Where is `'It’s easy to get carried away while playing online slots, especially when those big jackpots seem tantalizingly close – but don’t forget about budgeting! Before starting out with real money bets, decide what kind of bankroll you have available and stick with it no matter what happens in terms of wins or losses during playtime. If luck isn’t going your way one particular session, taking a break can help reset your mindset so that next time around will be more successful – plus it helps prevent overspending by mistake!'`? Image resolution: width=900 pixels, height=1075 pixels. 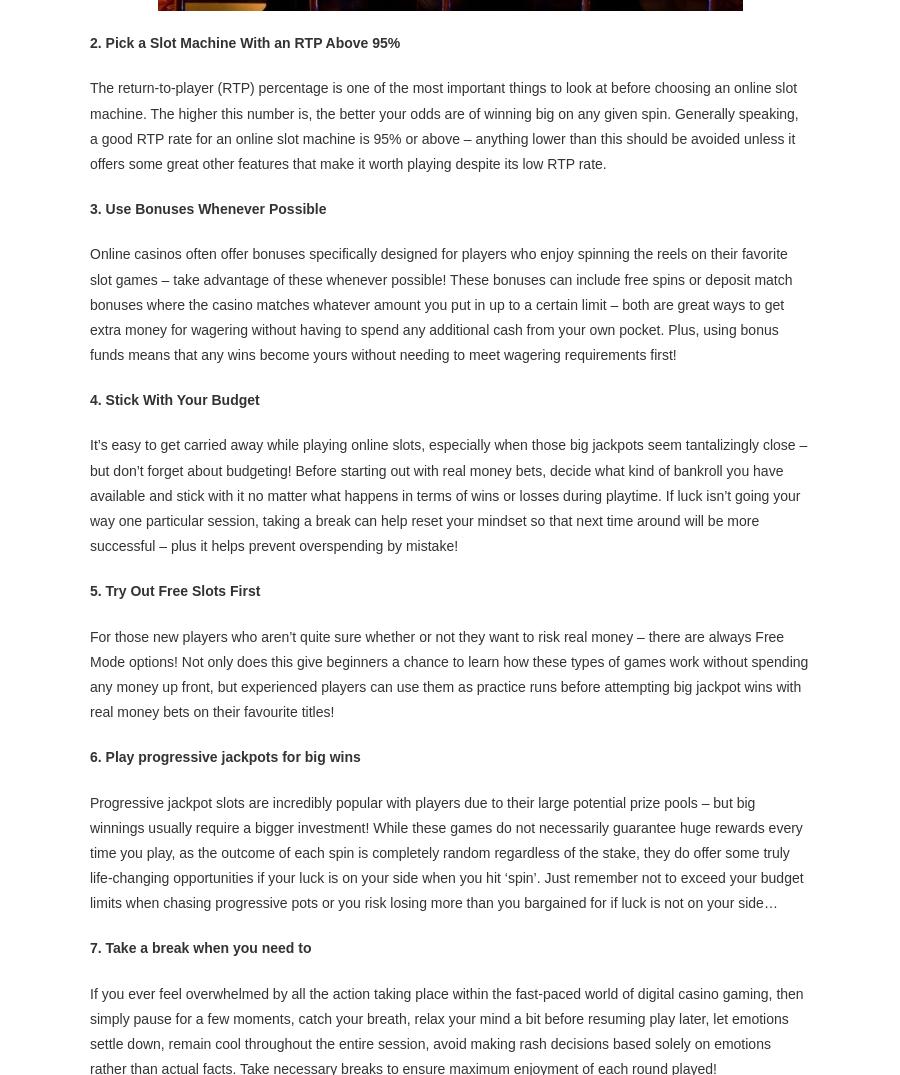 'It’s easy to get carried away while playing online slots, especially when those big jackpots seem tantalizingly close – but don’t forget about budgeting! Before starting out with real money bets, decide what kind of bankroll you have available and stick with it no matter what happens in terms of wins or losses during playtime. If luck isn’t going your way one particular session, taking a break can help reset your mindset so that next time around will be more successful – plus it helps prevent overspending by mistake!' is located at coordinates (448, 494).